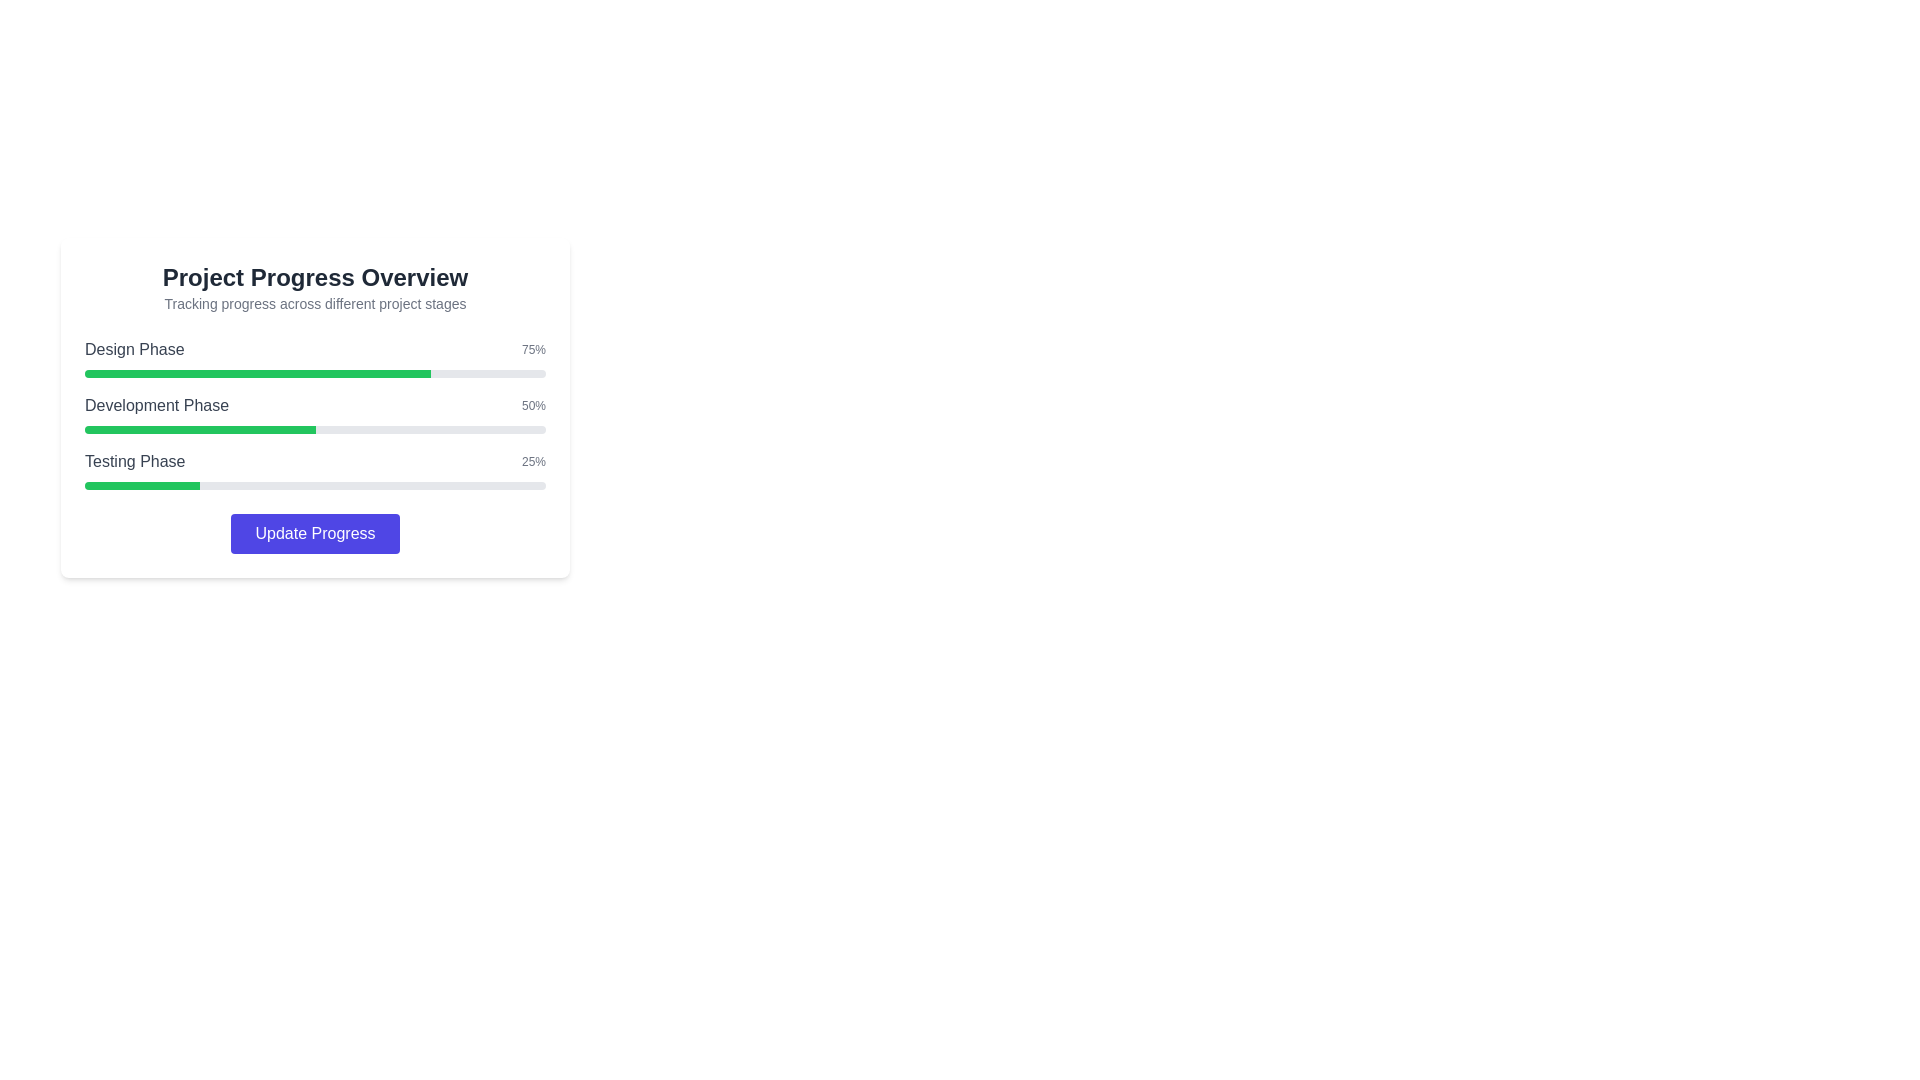  What do you see at coordinates (156, 405) in the screenshot?
I see `the 'Development Phase' text label, which is styled in gray, medium-weight font and is part of a progress overview card section` at bounding box center [156, 405].